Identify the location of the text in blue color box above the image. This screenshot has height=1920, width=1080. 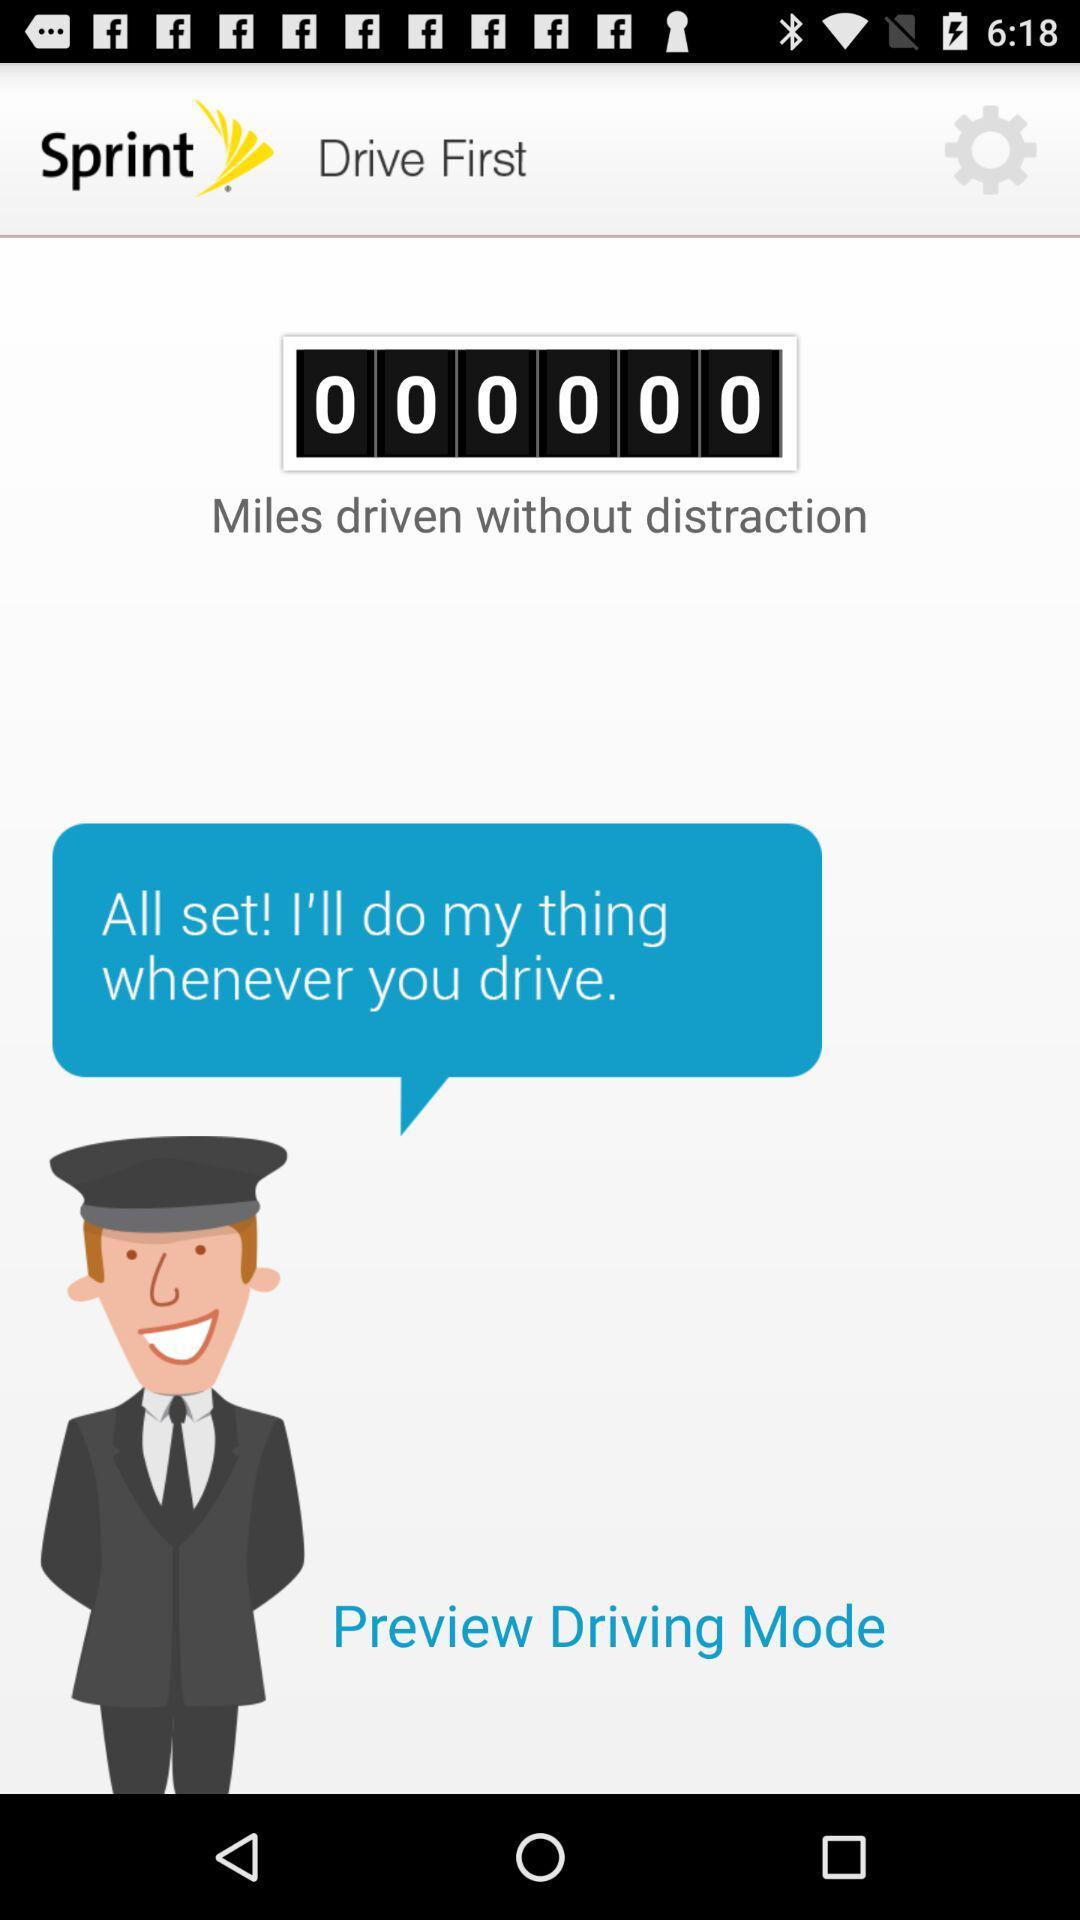
(436, 979).